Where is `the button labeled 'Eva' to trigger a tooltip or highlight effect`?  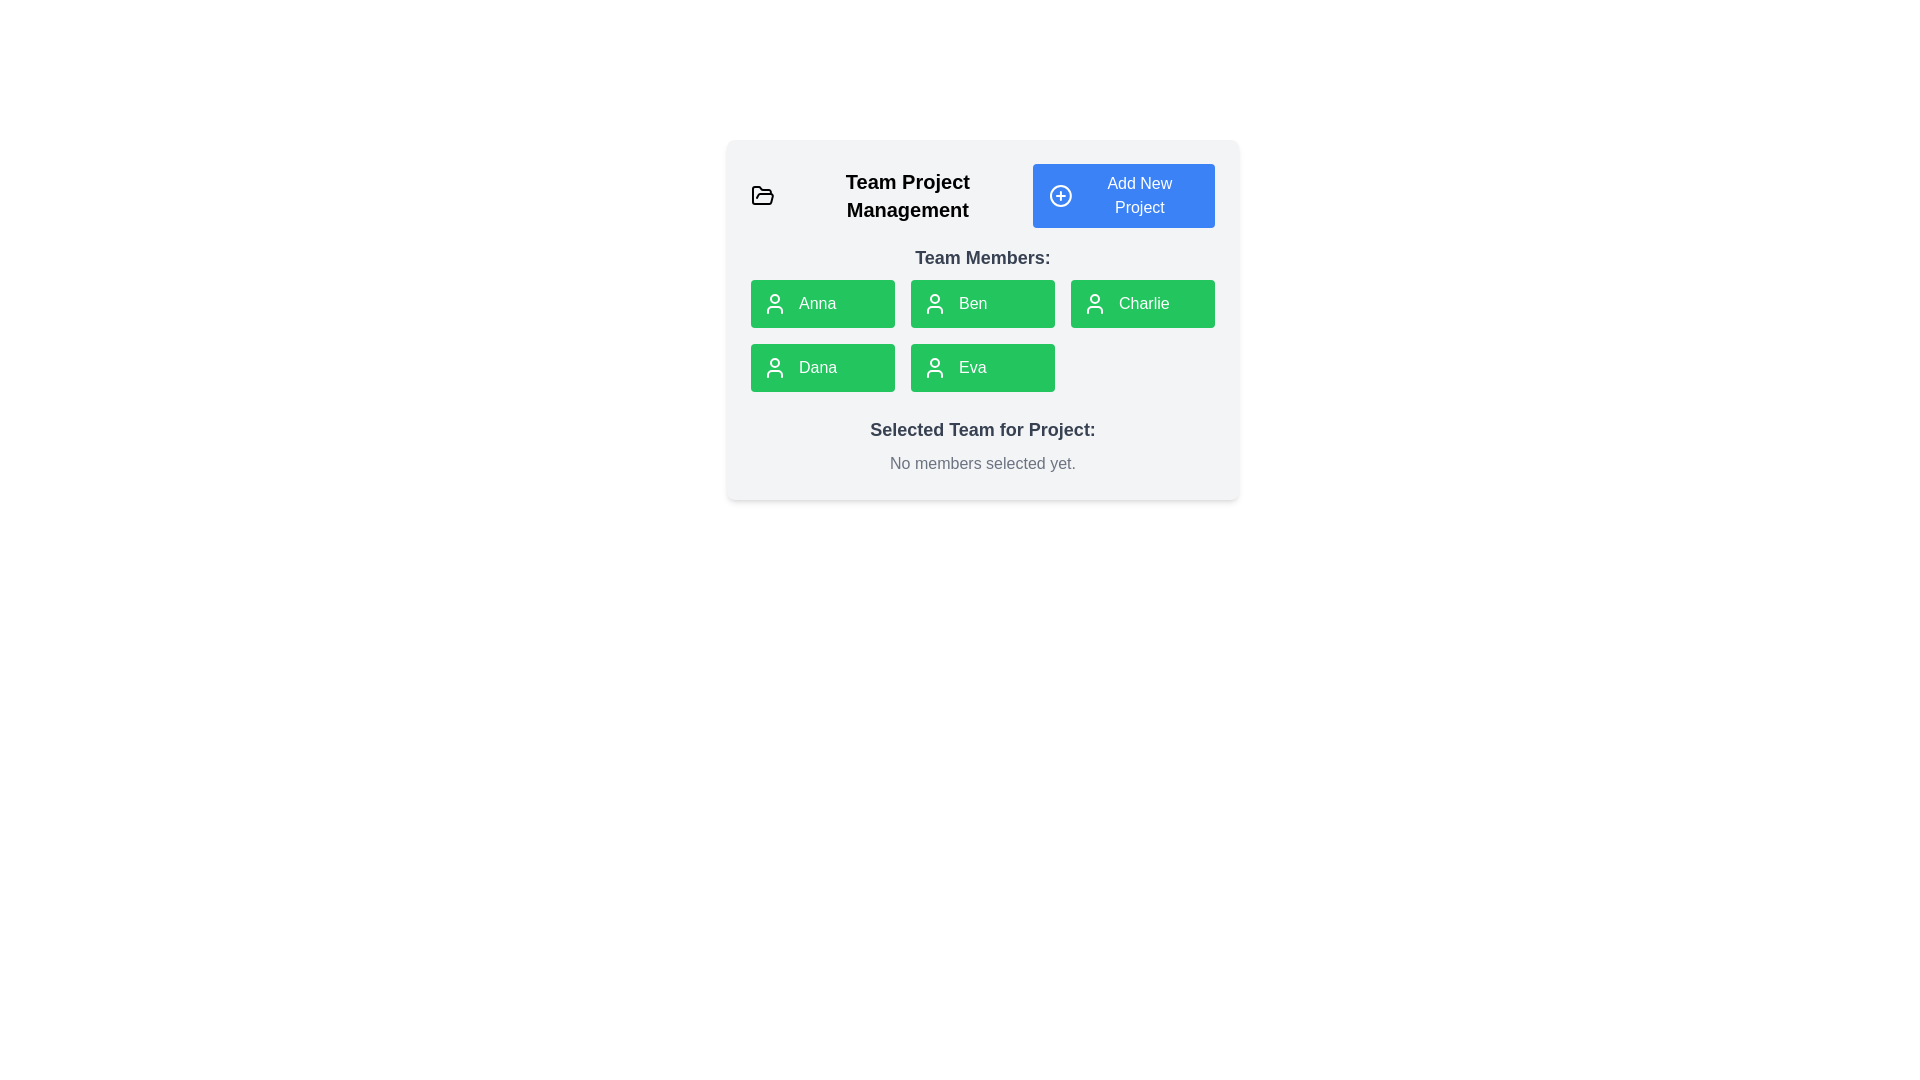 the button labeled 'Eva' to trigger a tooltip or highlight effect is located at coordinates (983, 367).